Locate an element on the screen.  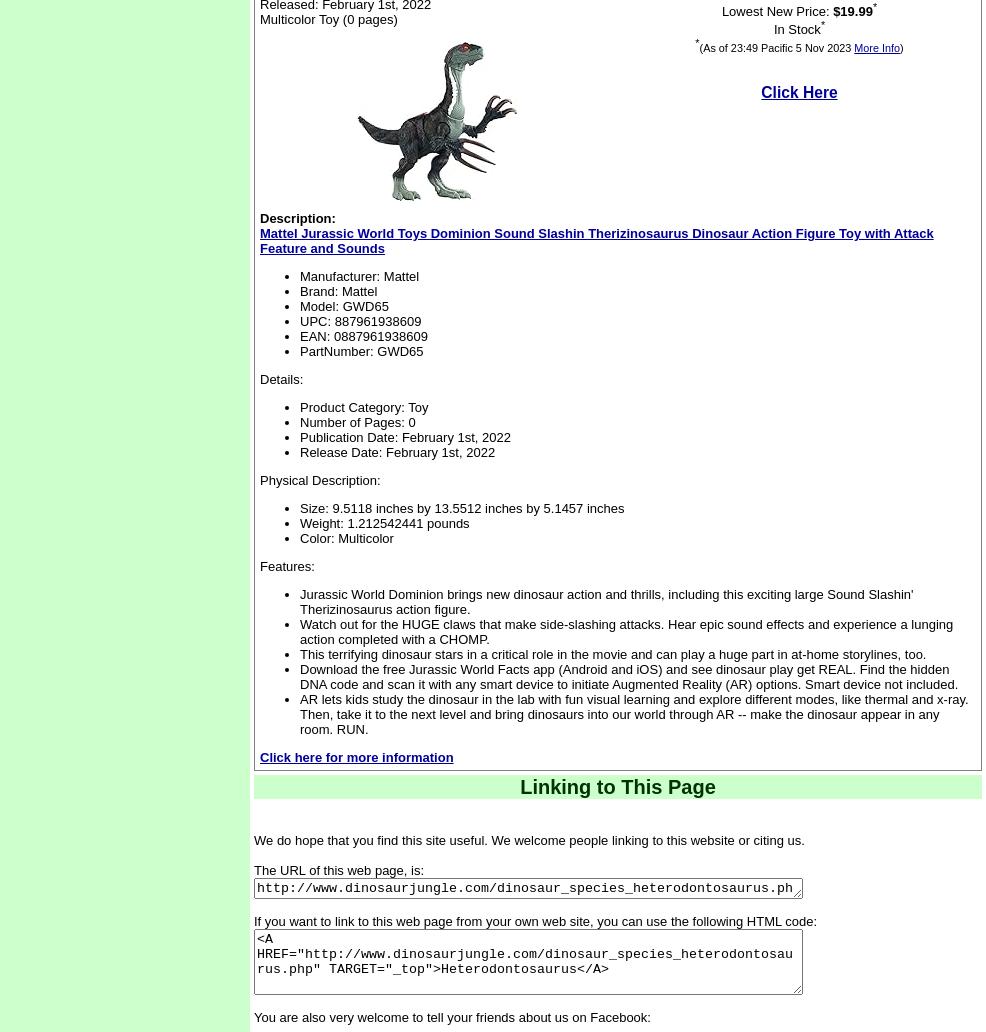
'Physical Description:' is located at coordinates (319, 479).